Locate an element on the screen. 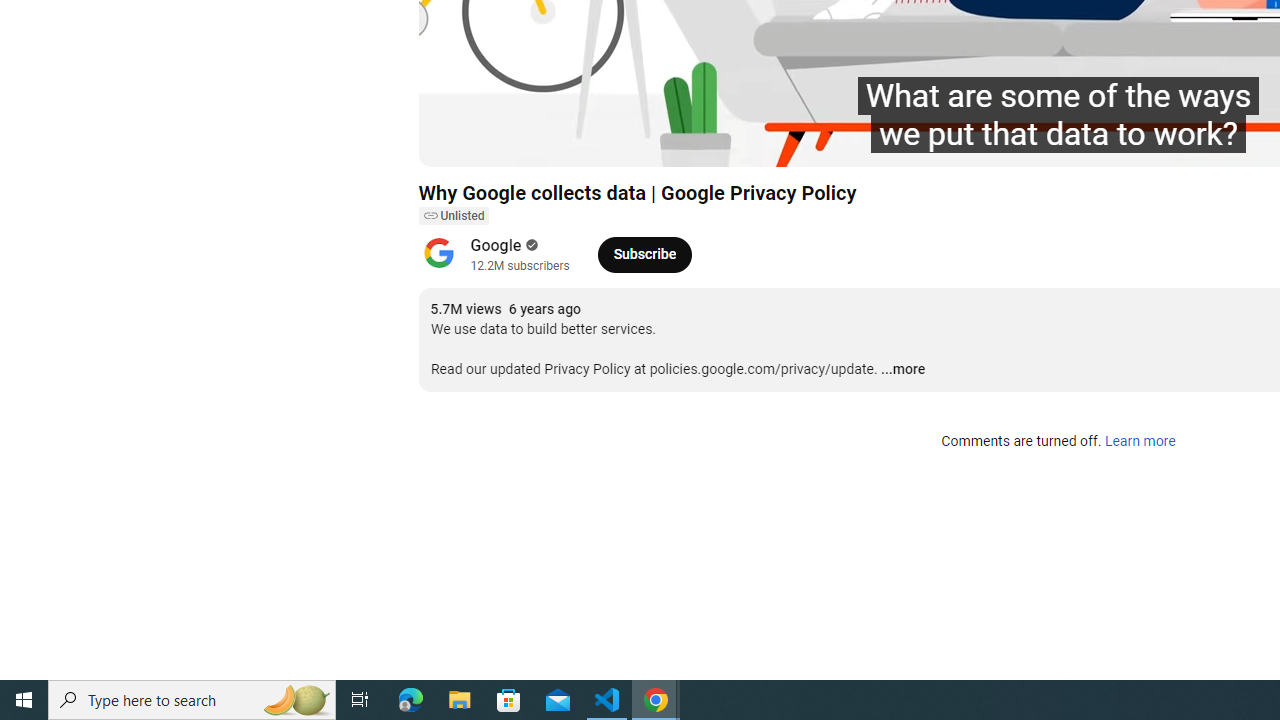 The image size is (1280, 720). 'Verified' is located at coordinates (530, 244).